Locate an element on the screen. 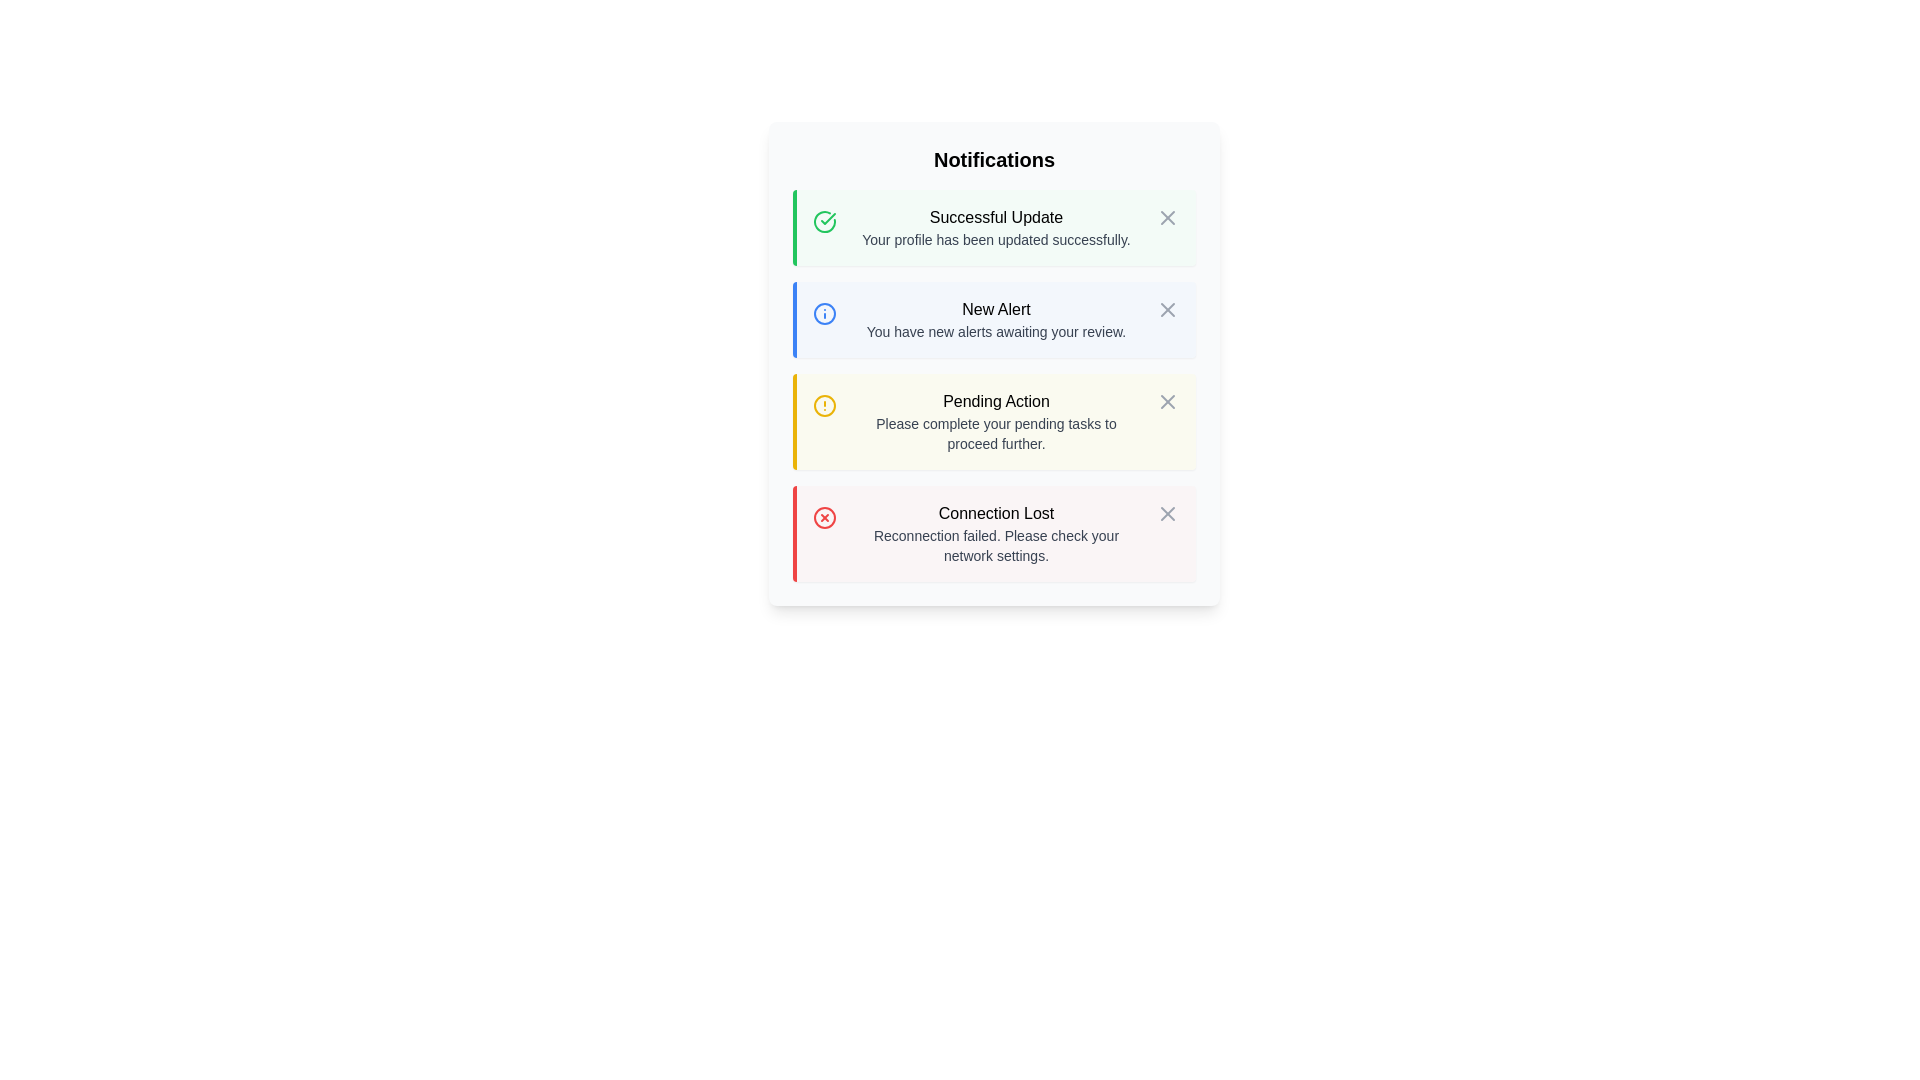 This screenshot has height=1080, width=1920. the clickable icon in the notification list, which appears as a diagonal cross with a thin stroke and rounded ends is located at coordinates (1167, 309).